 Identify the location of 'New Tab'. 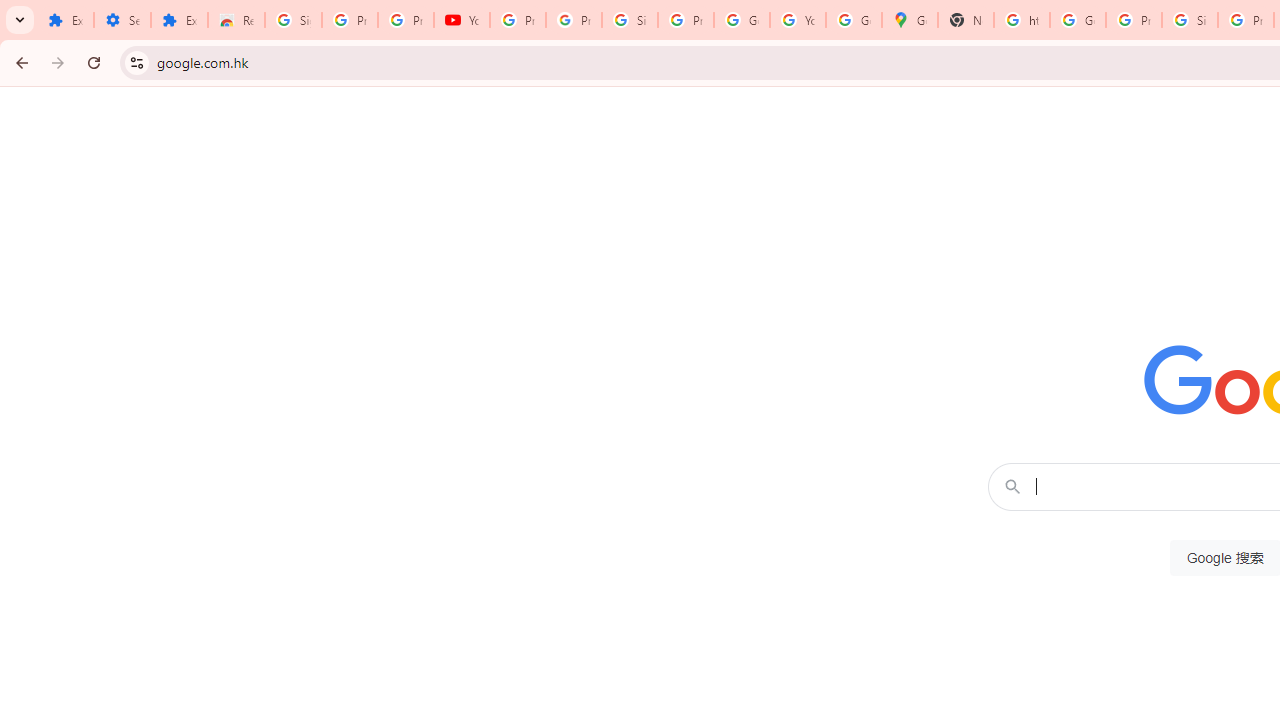
(966, 20).